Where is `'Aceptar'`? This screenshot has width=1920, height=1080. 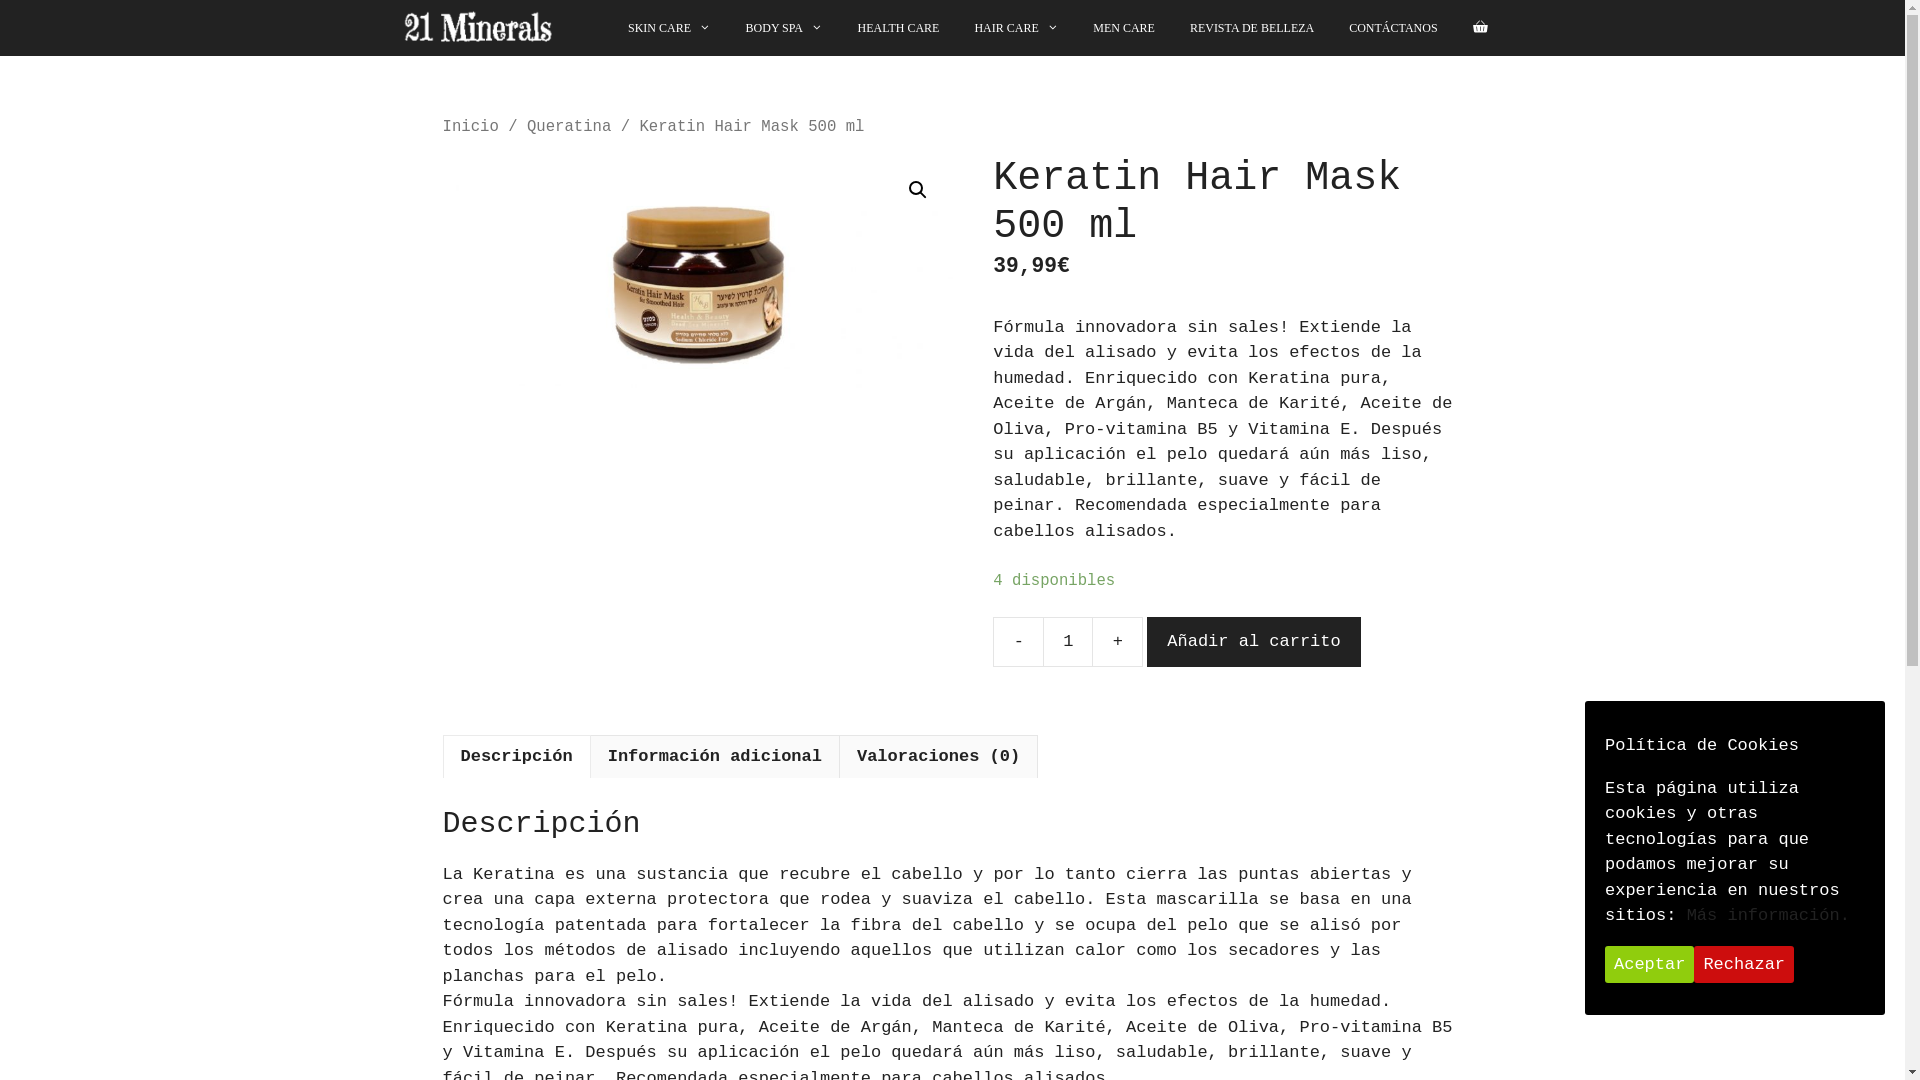
'Aceptar' is located at coordinates (1604, 963).